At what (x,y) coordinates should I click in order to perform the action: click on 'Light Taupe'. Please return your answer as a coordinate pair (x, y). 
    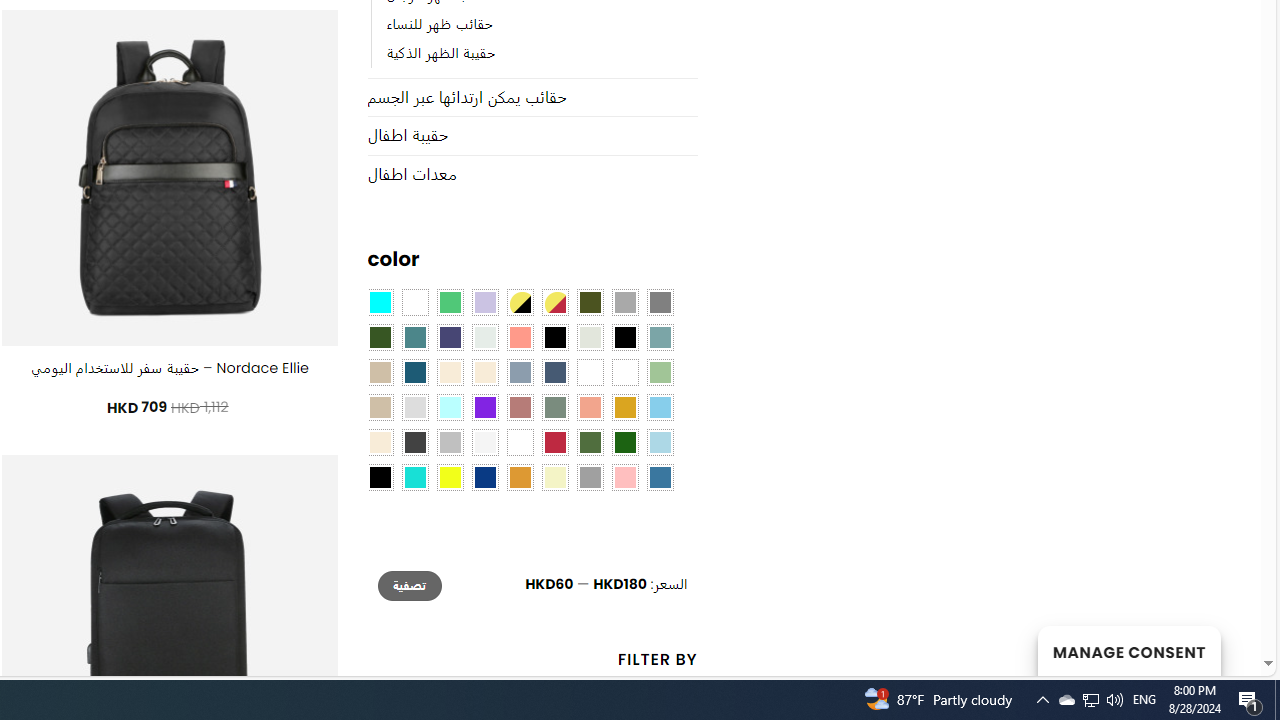
    Looking at the image, I should click on (380, 407).